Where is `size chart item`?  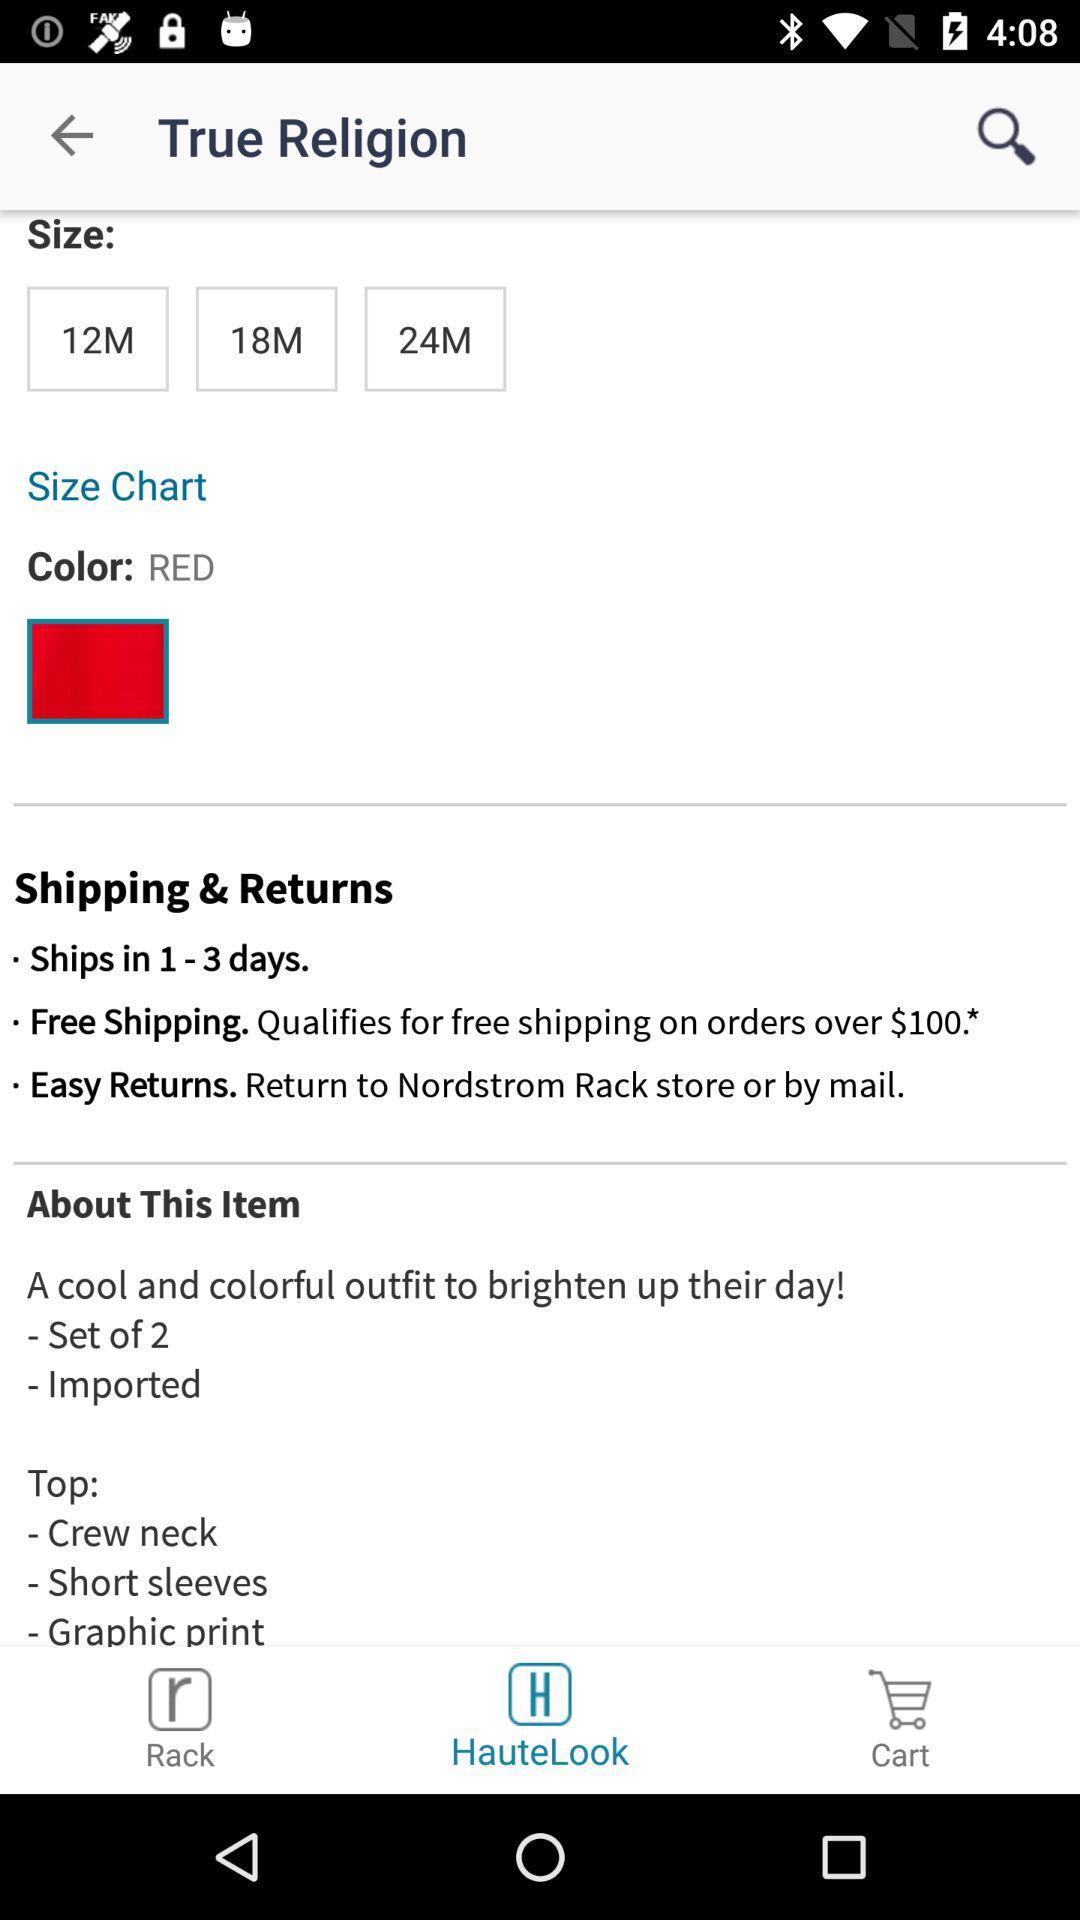 size chart item is located at coordinates (540, 484).